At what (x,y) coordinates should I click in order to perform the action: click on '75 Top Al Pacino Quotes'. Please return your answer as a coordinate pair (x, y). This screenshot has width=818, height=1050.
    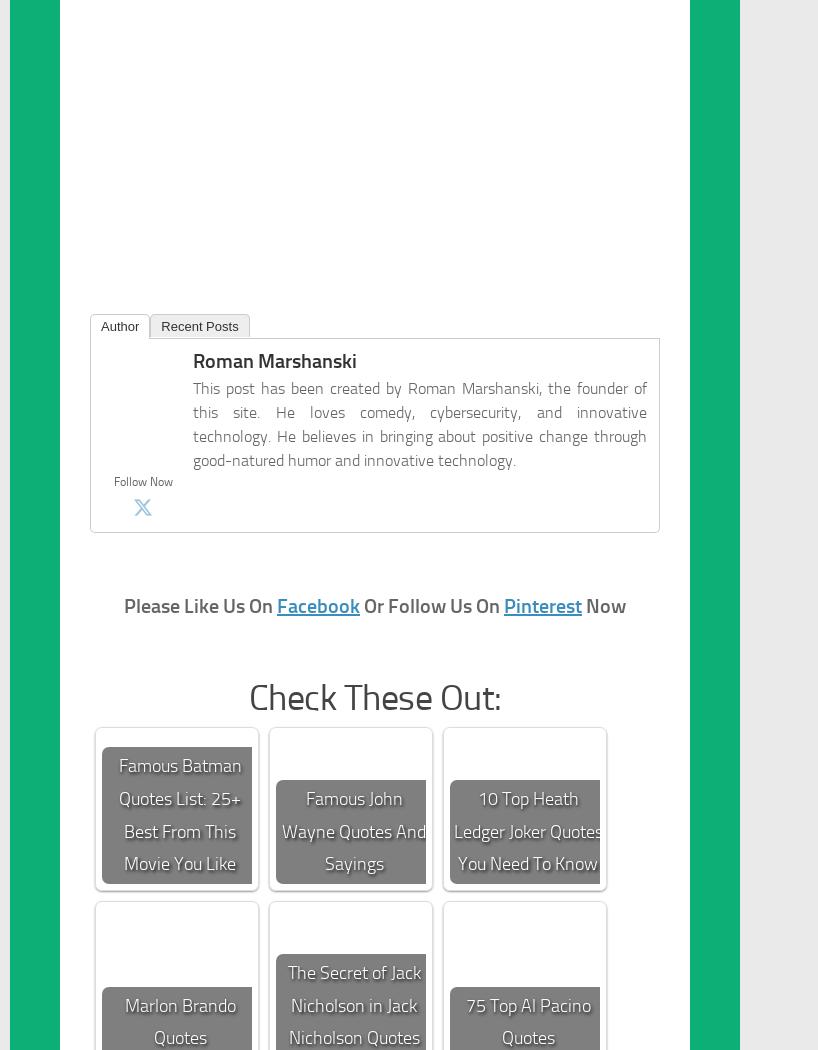
    Looking at the image, I should click on (527, 1020).